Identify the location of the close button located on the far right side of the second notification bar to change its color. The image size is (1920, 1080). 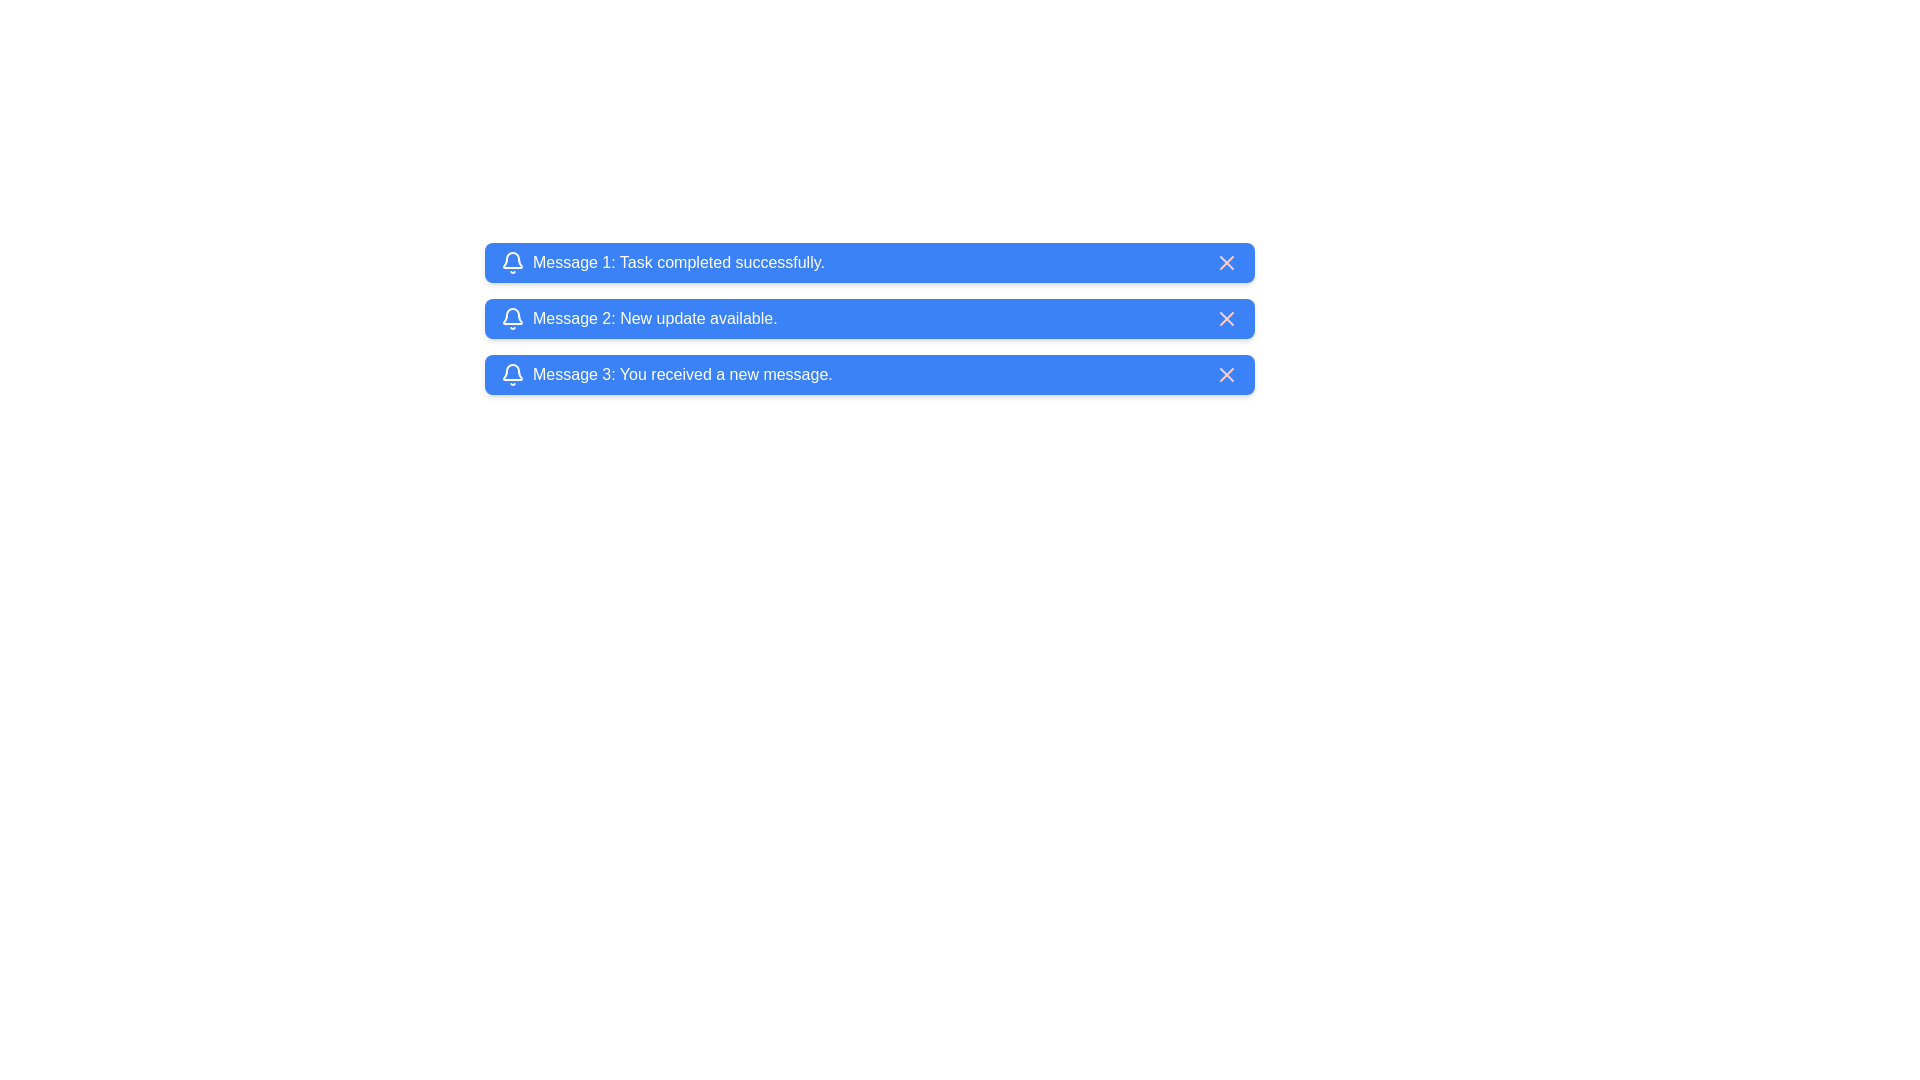
(1226, 318).